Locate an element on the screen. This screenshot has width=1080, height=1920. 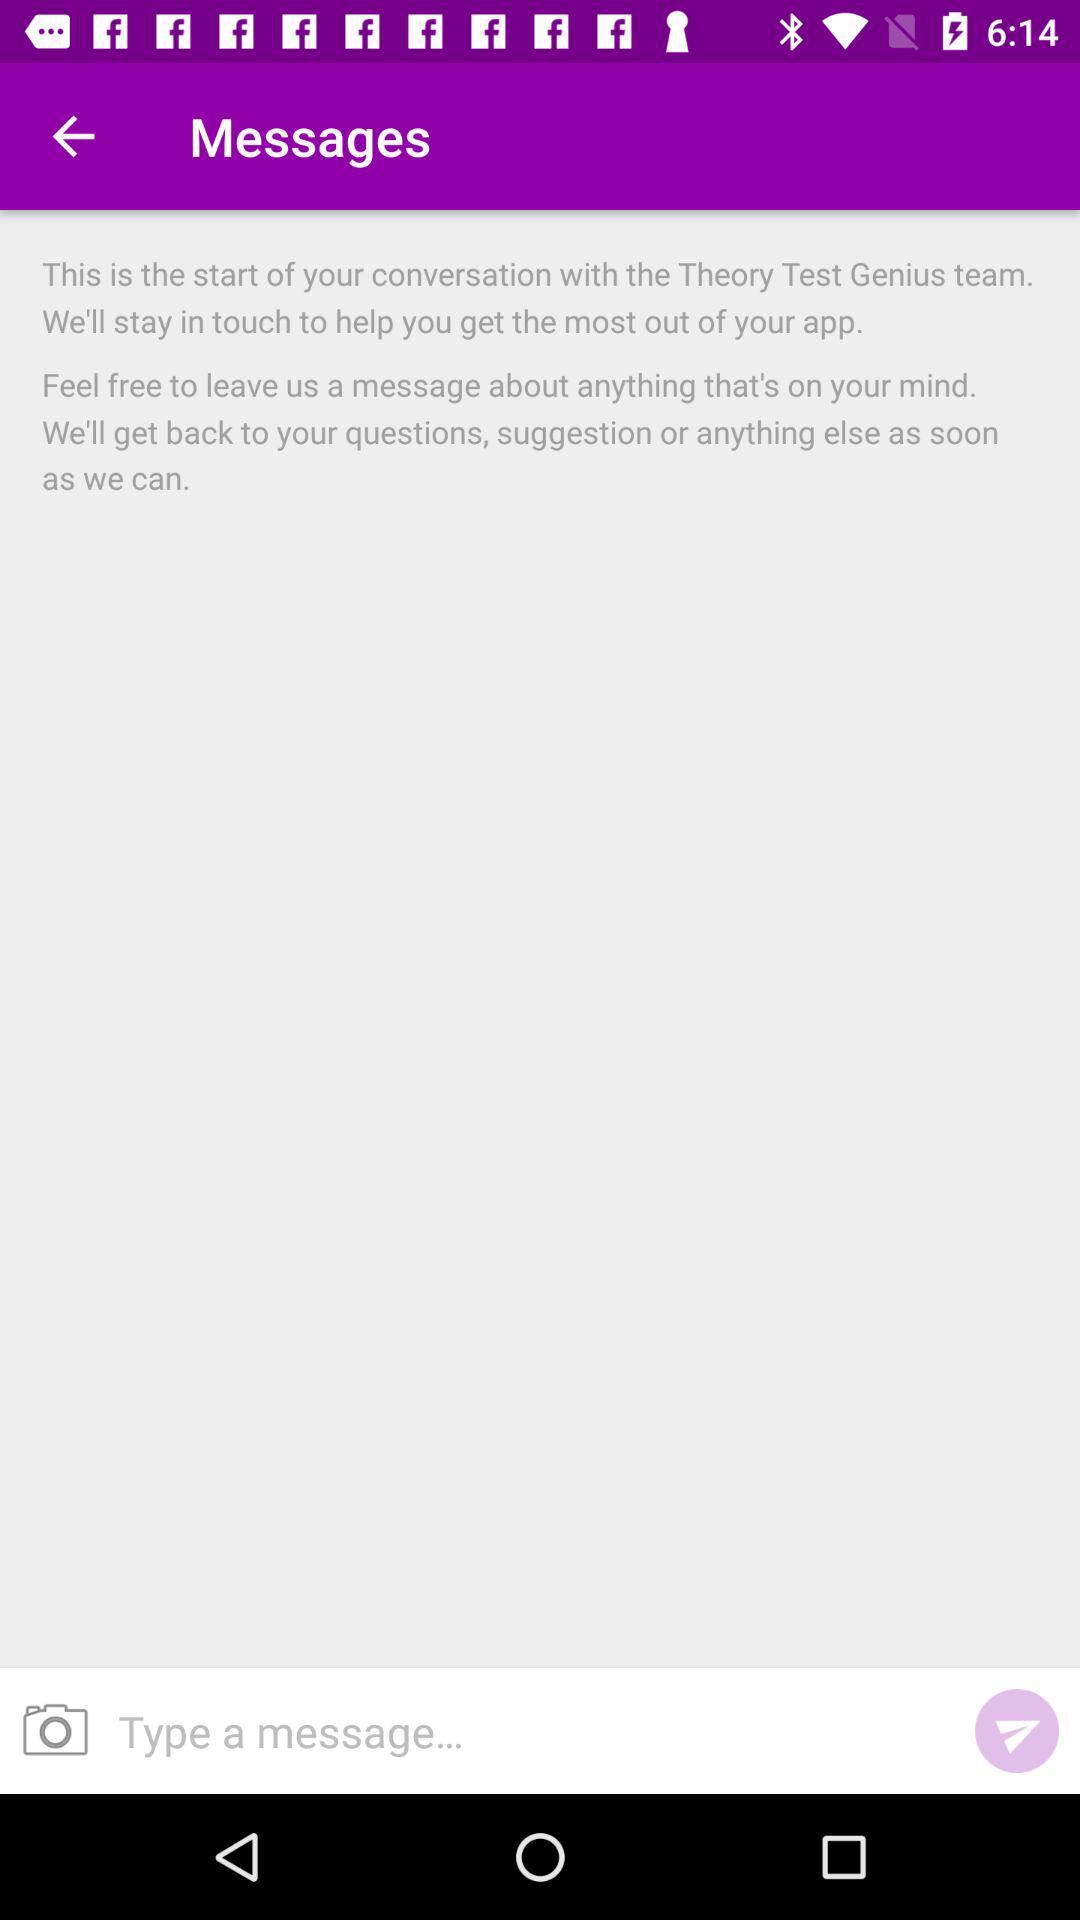
type a message is located at coordinates (524, 1730).